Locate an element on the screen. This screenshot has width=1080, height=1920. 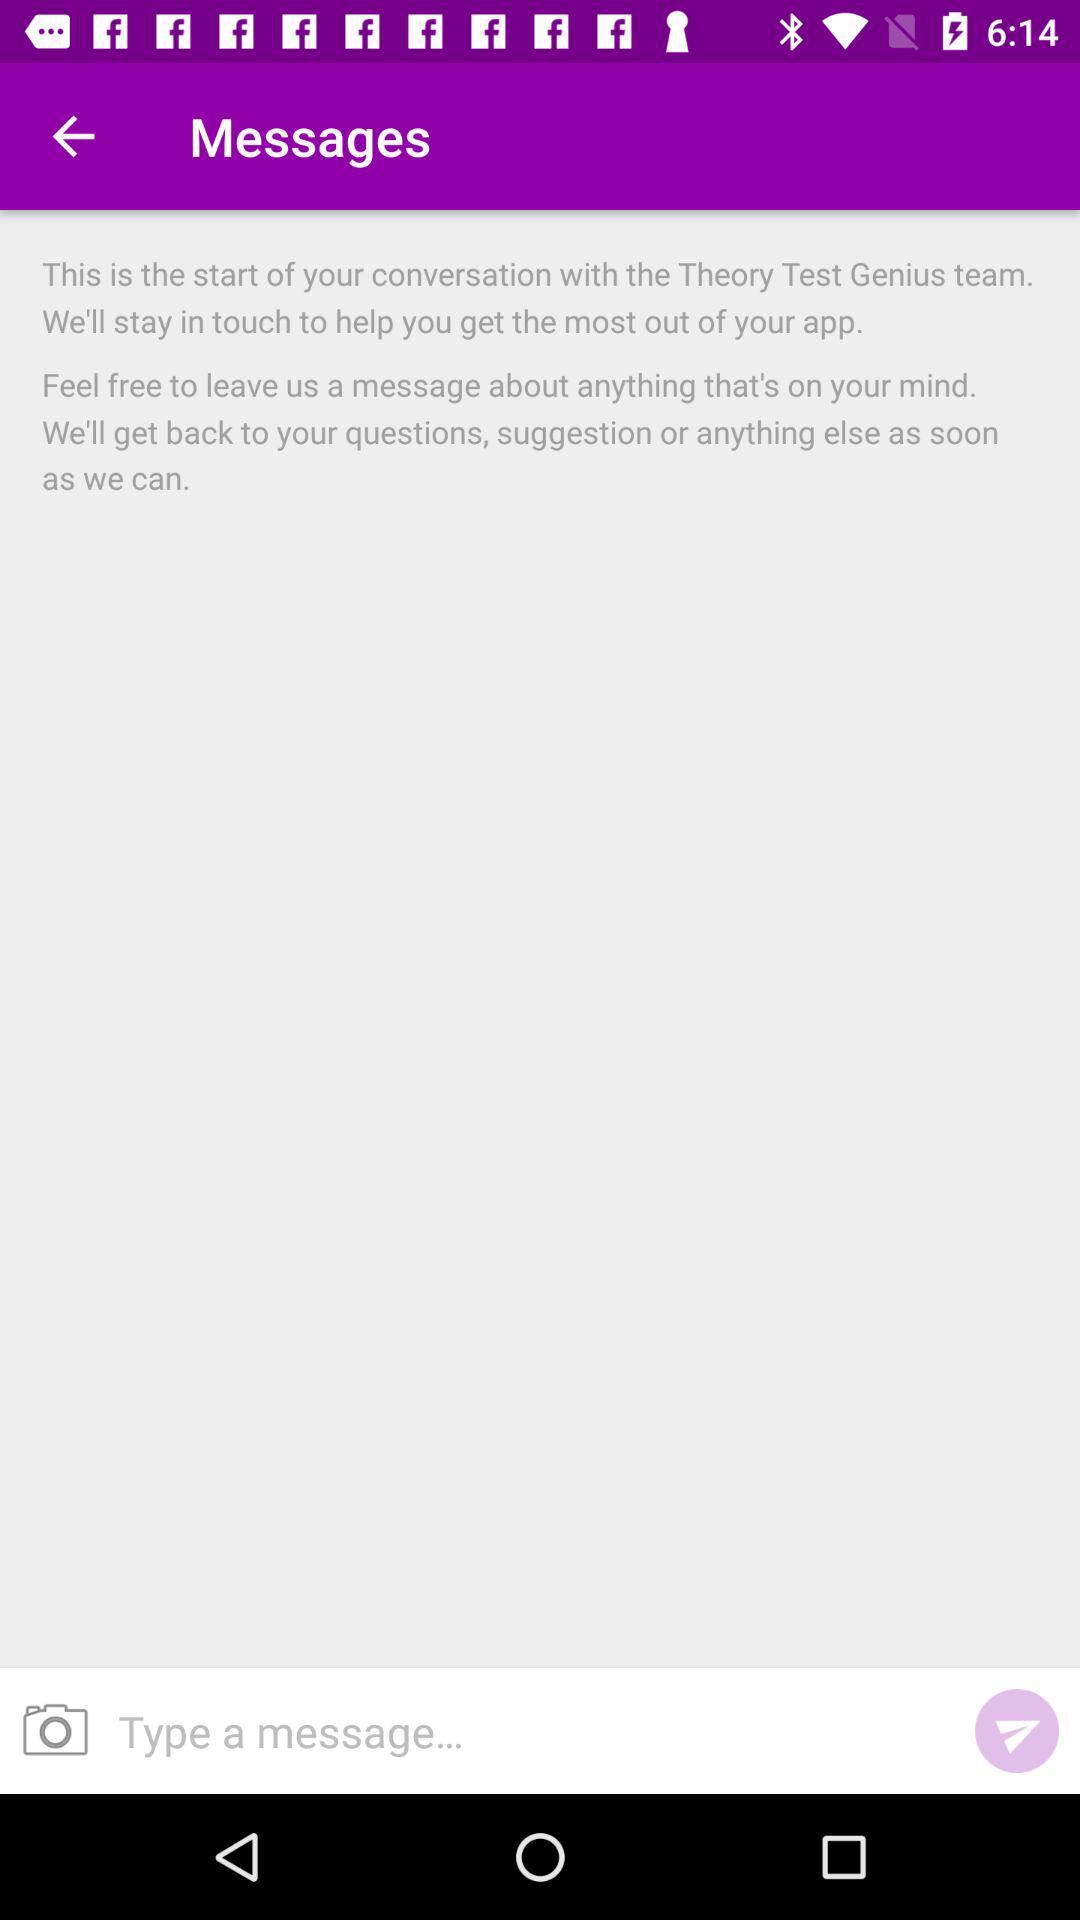
type a message is located at coordinates (524, 1730).